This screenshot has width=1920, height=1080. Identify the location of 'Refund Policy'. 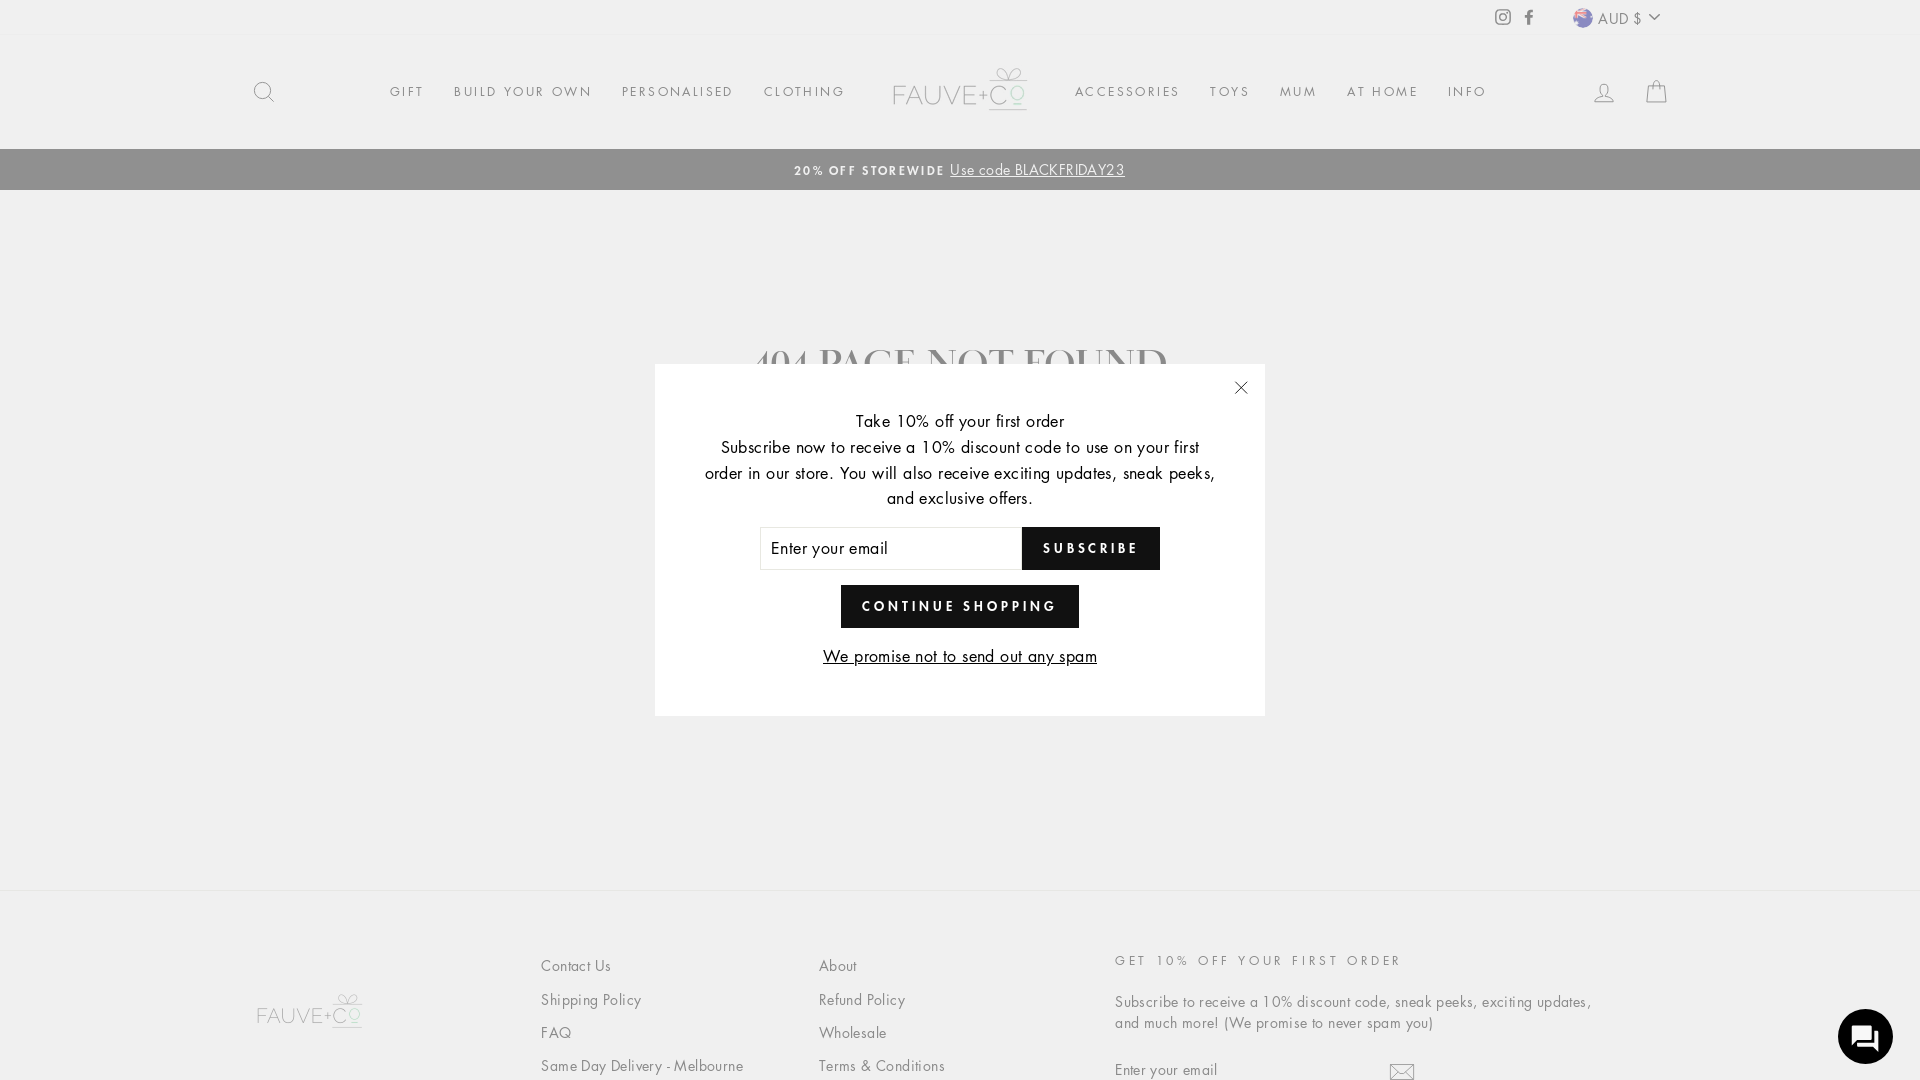
(862, 999).